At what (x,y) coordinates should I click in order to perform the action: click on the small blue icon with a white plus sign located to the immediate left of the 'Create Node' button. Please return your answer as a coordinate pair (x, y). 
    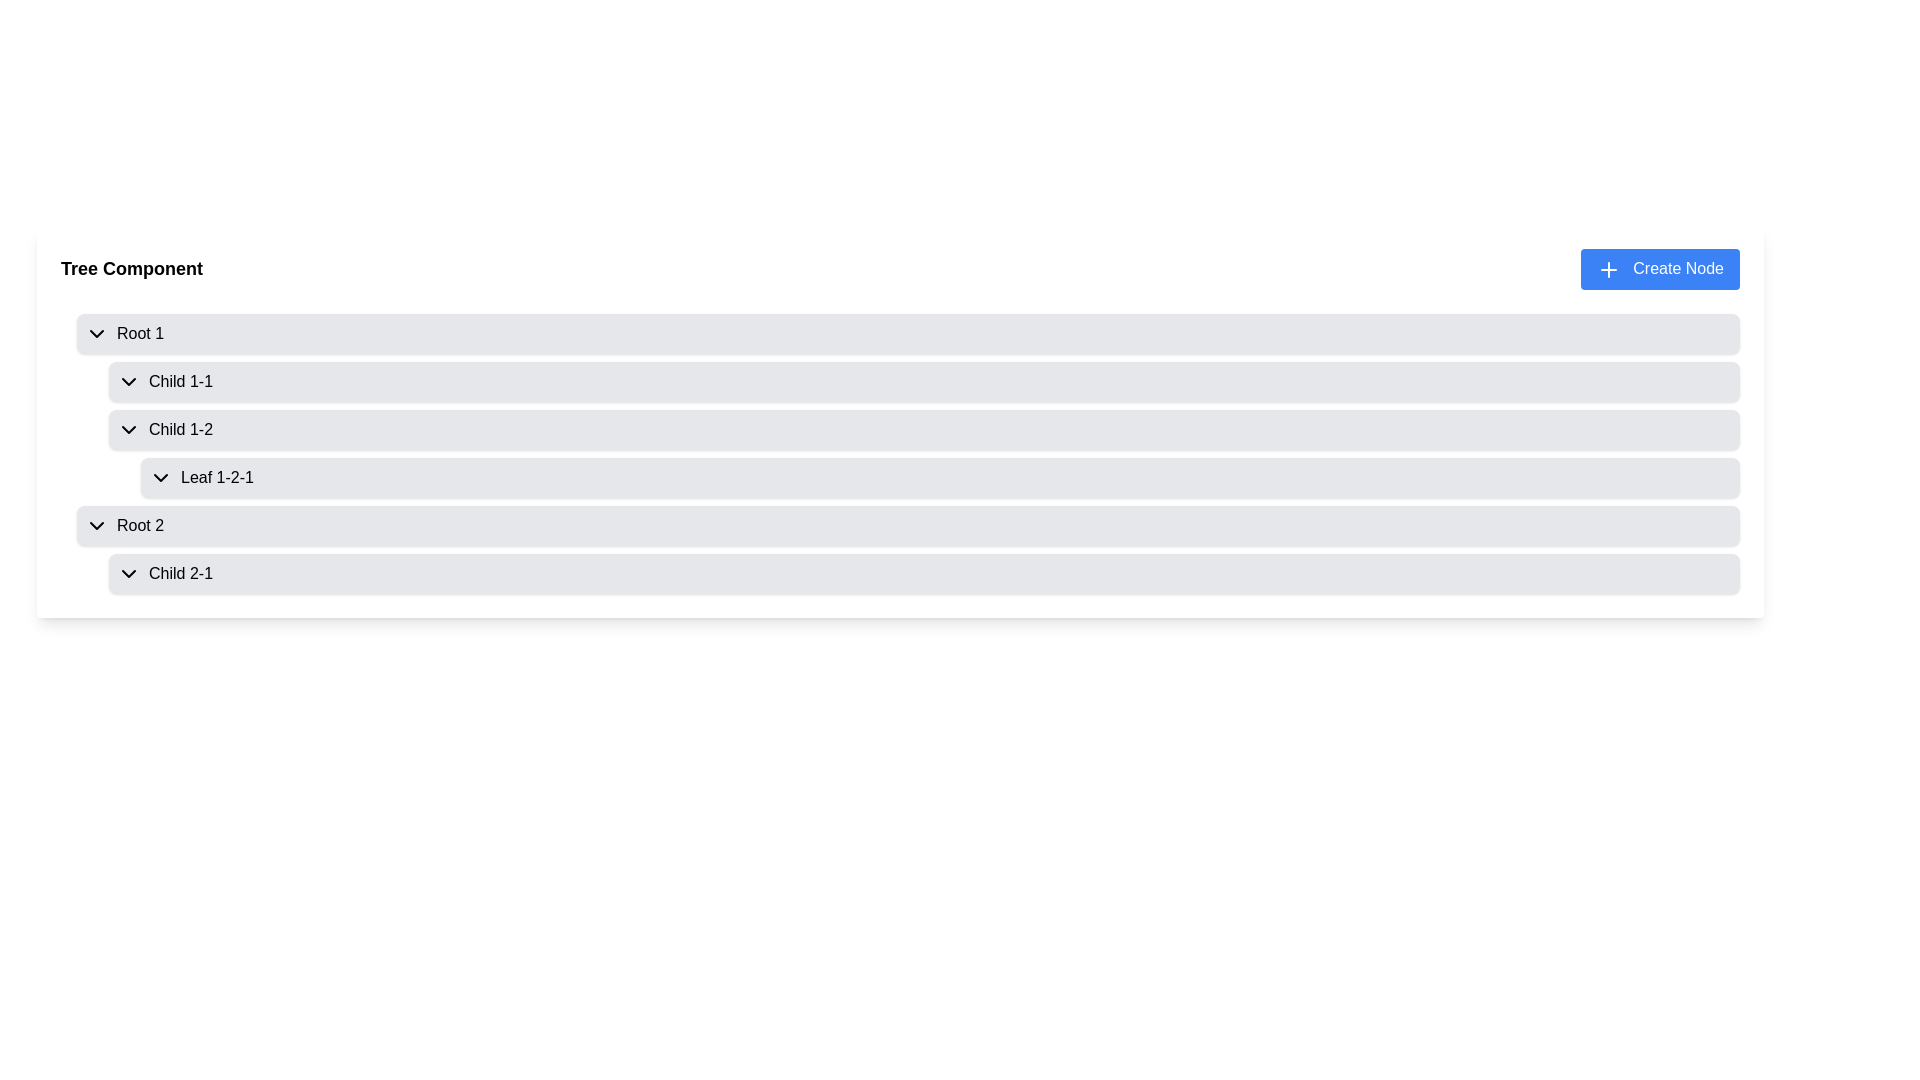
    Looking at the image, I should click on (1608, 268).